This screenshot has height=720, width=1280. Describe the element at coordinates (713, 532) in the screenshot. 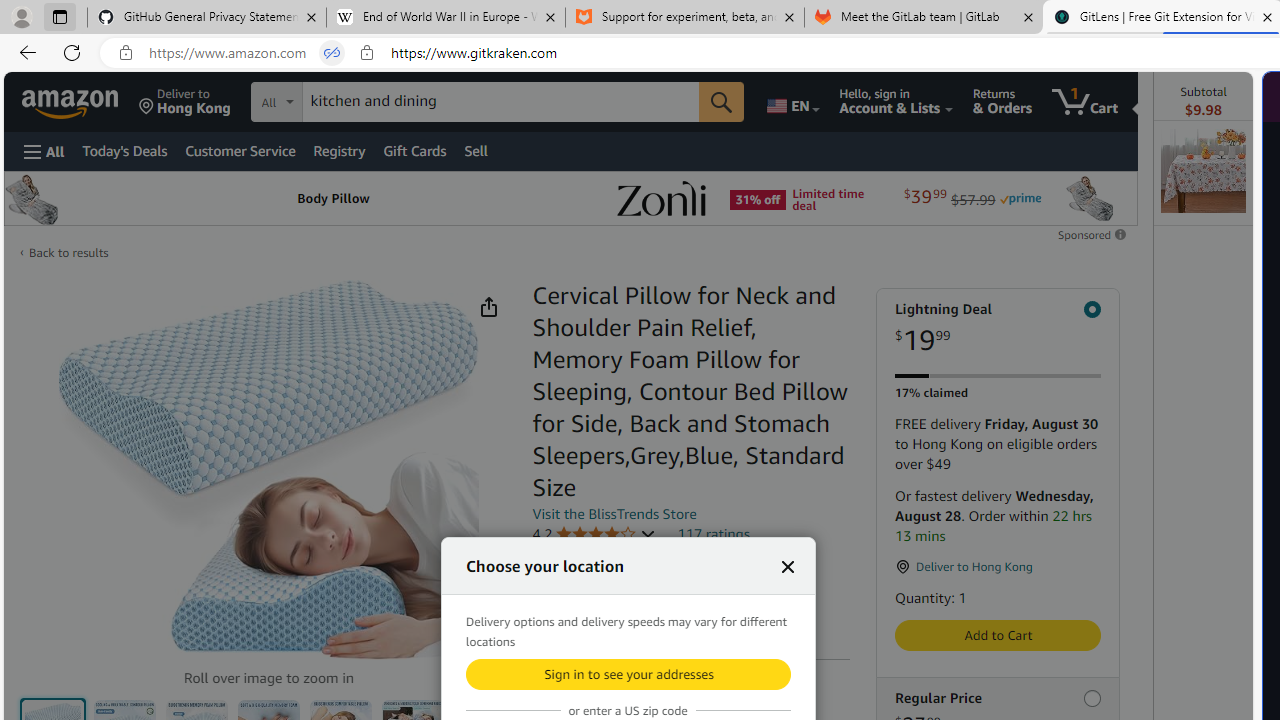

I see `'117 ratings'` at that location.